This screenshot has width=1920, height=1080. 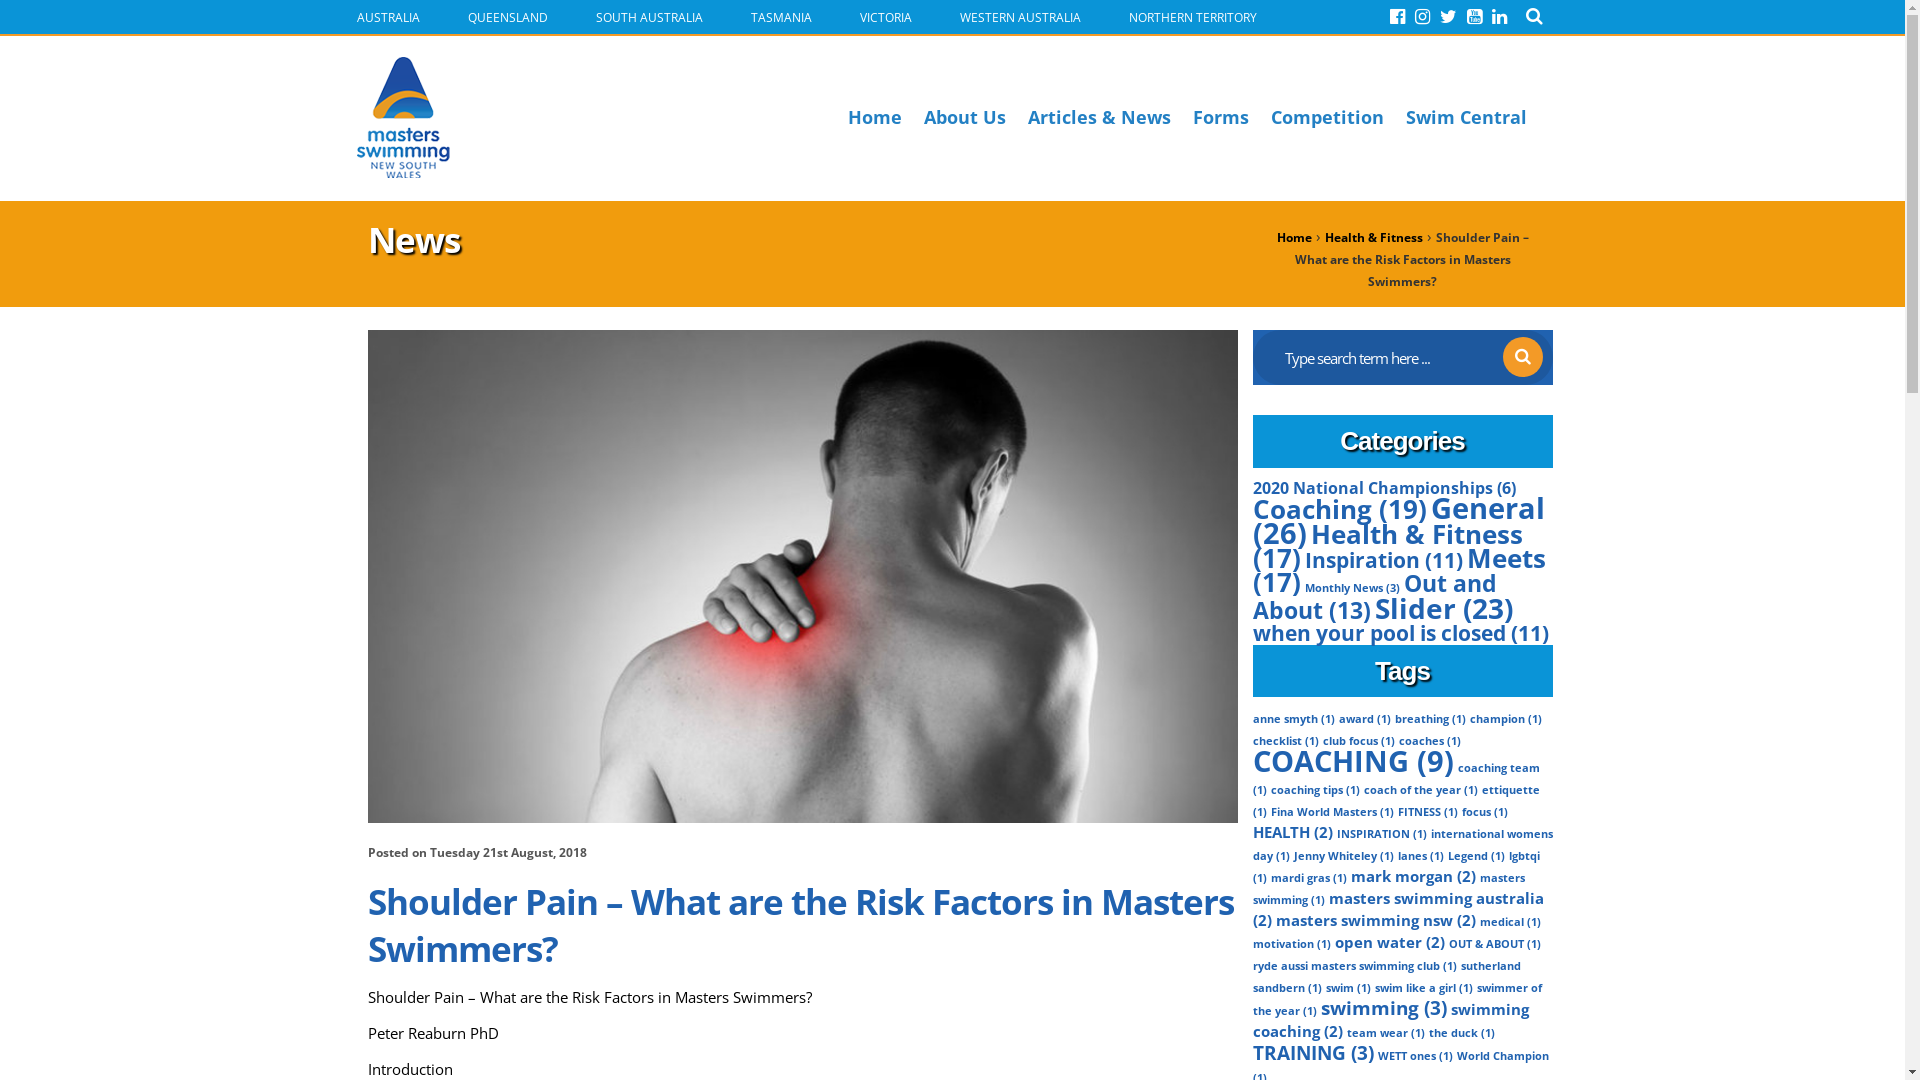 What do you see at coordinates (1251, 546) in the screenshot?
I see `'Health & Fitness (17)'` at bounding box center [1251, 546].